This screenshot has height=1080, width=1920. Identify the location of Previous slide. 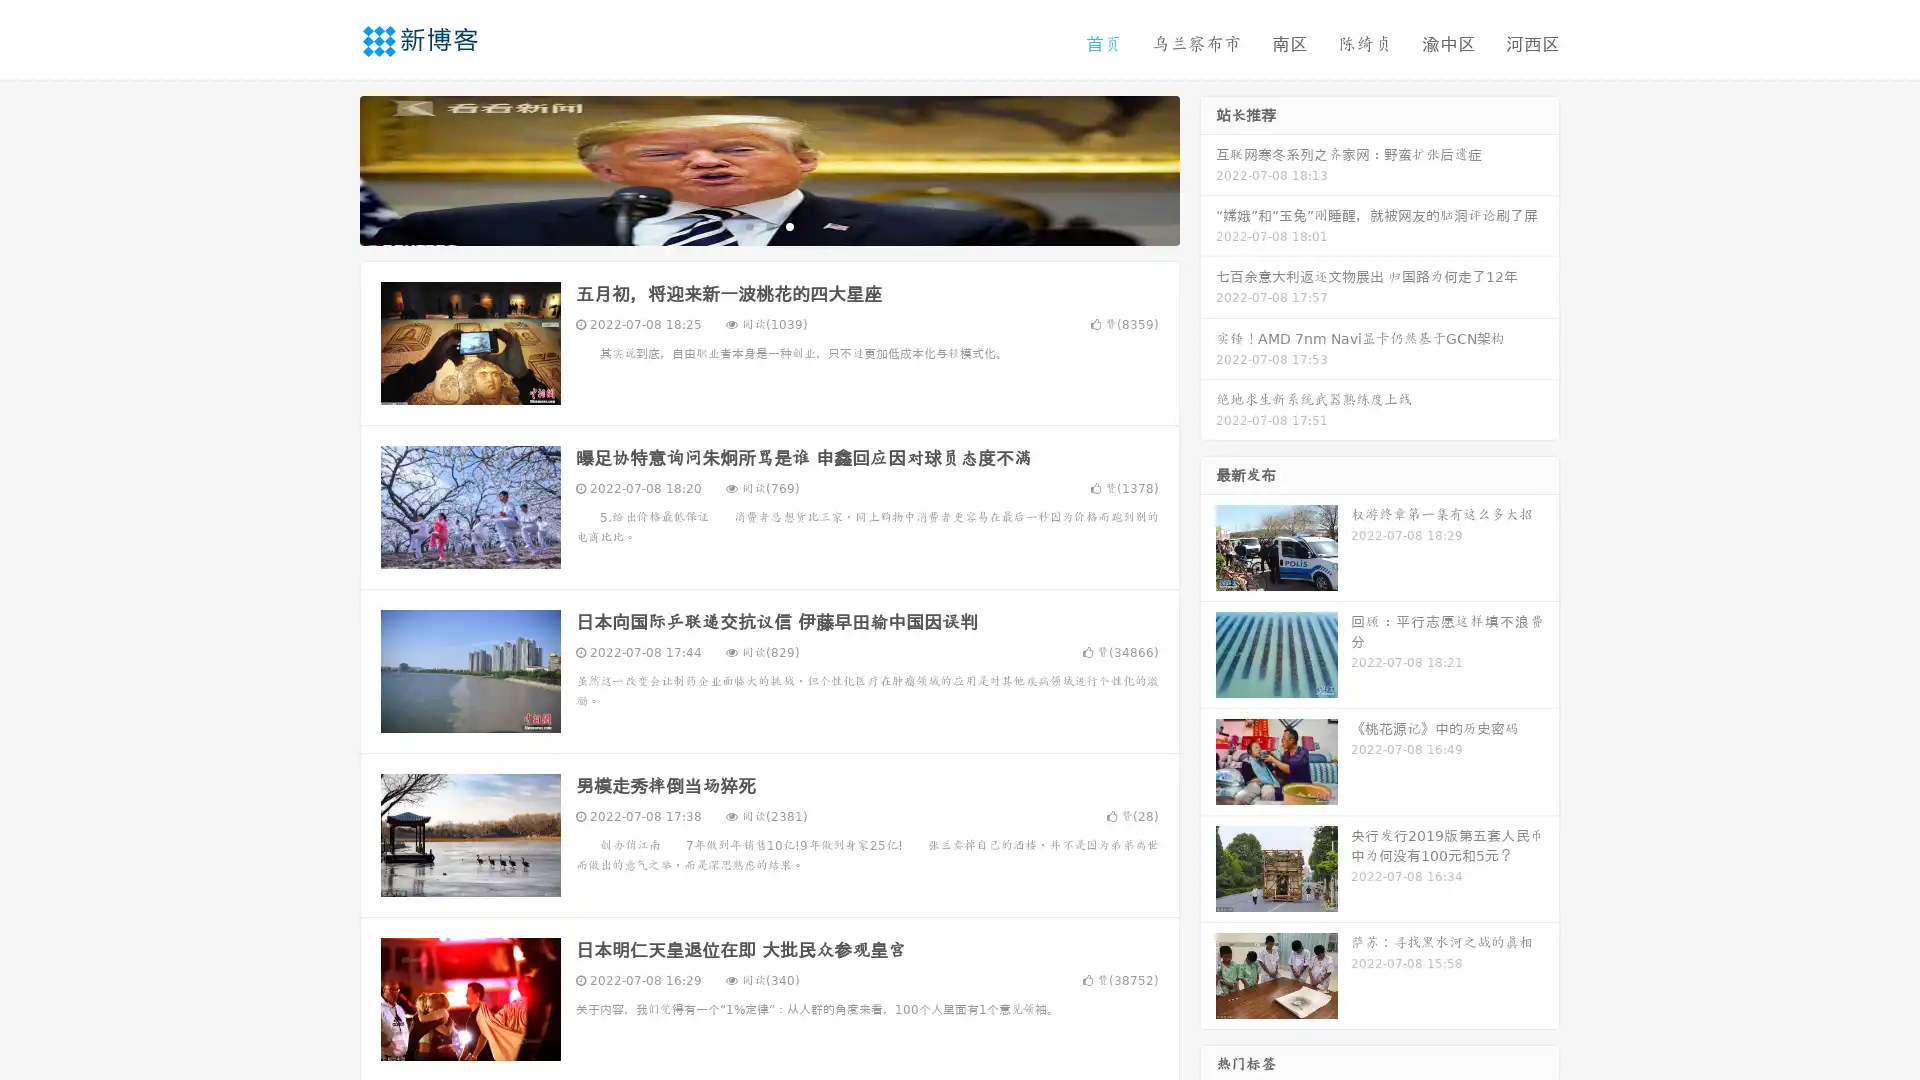
(330, 168).